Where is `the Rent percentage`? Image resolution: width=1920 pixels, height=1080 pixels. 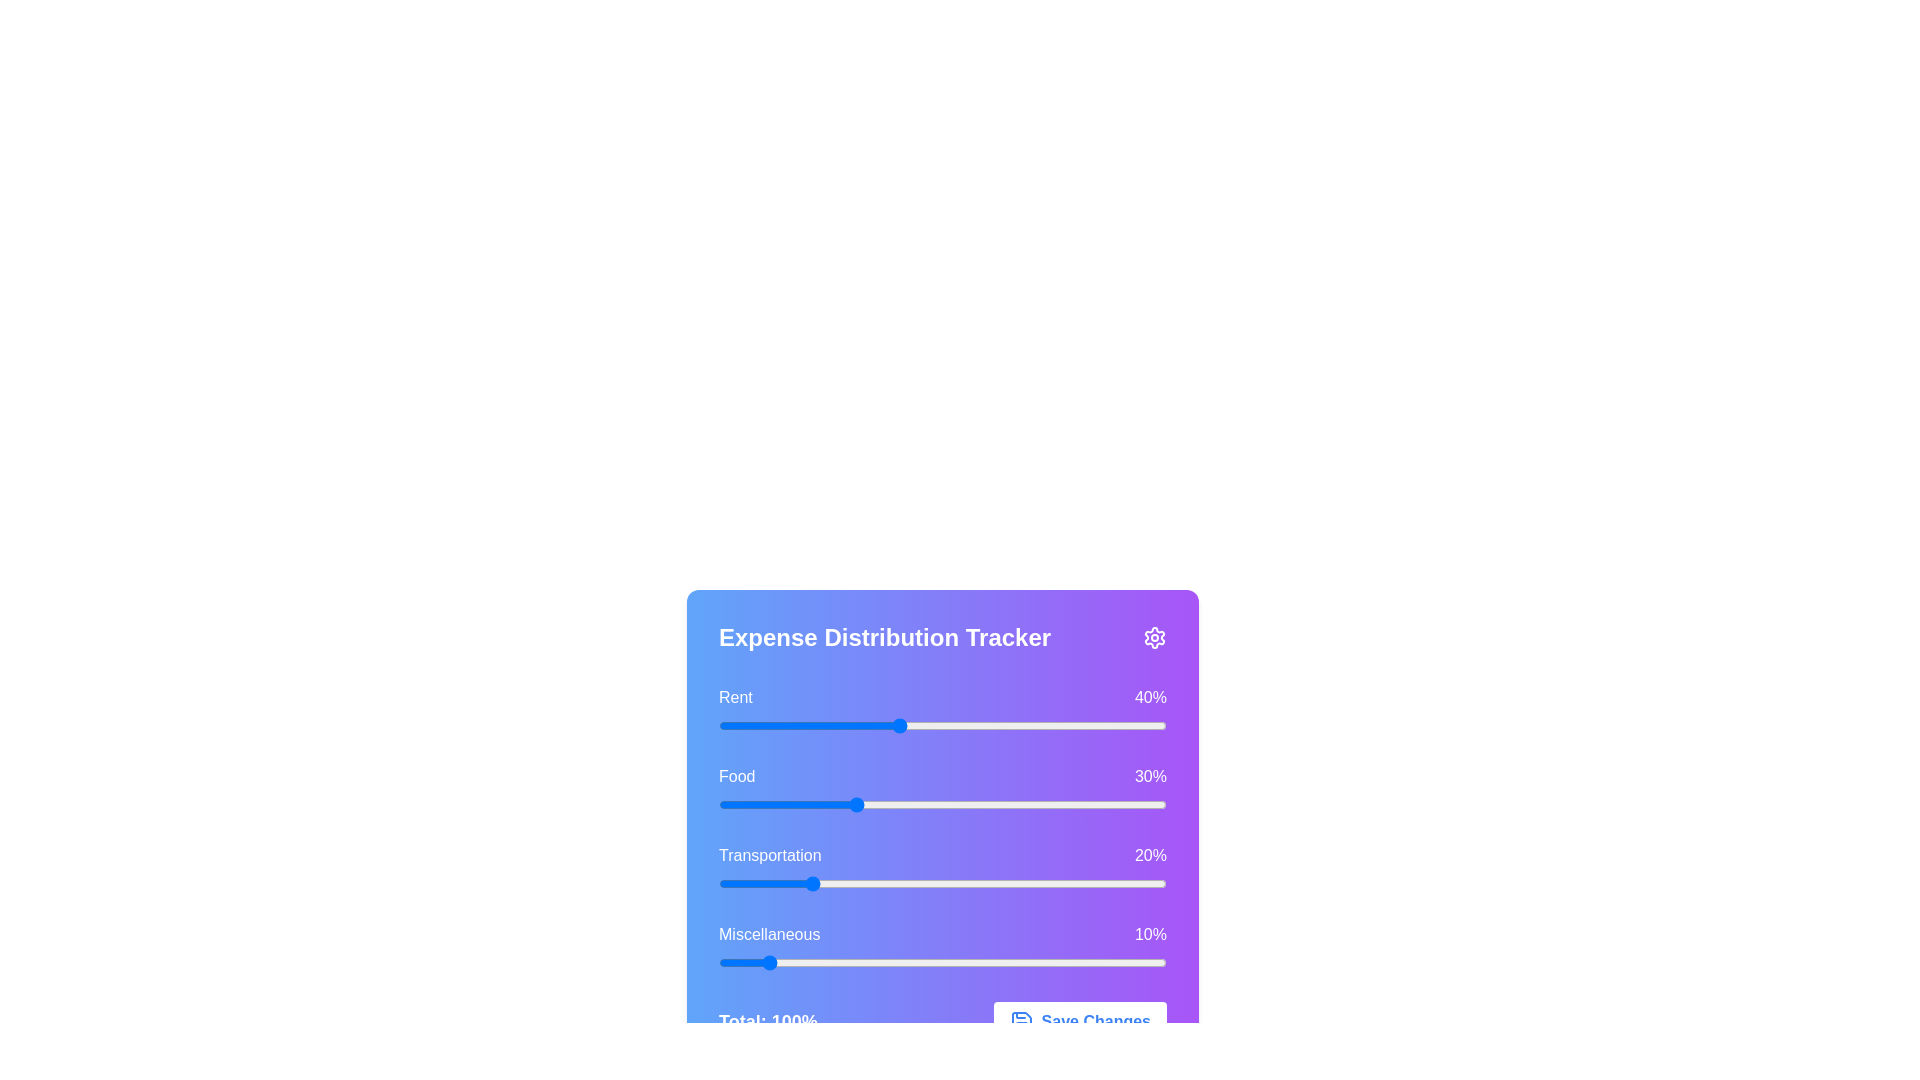 the Rent percentage is located at coordinates (780, 725).